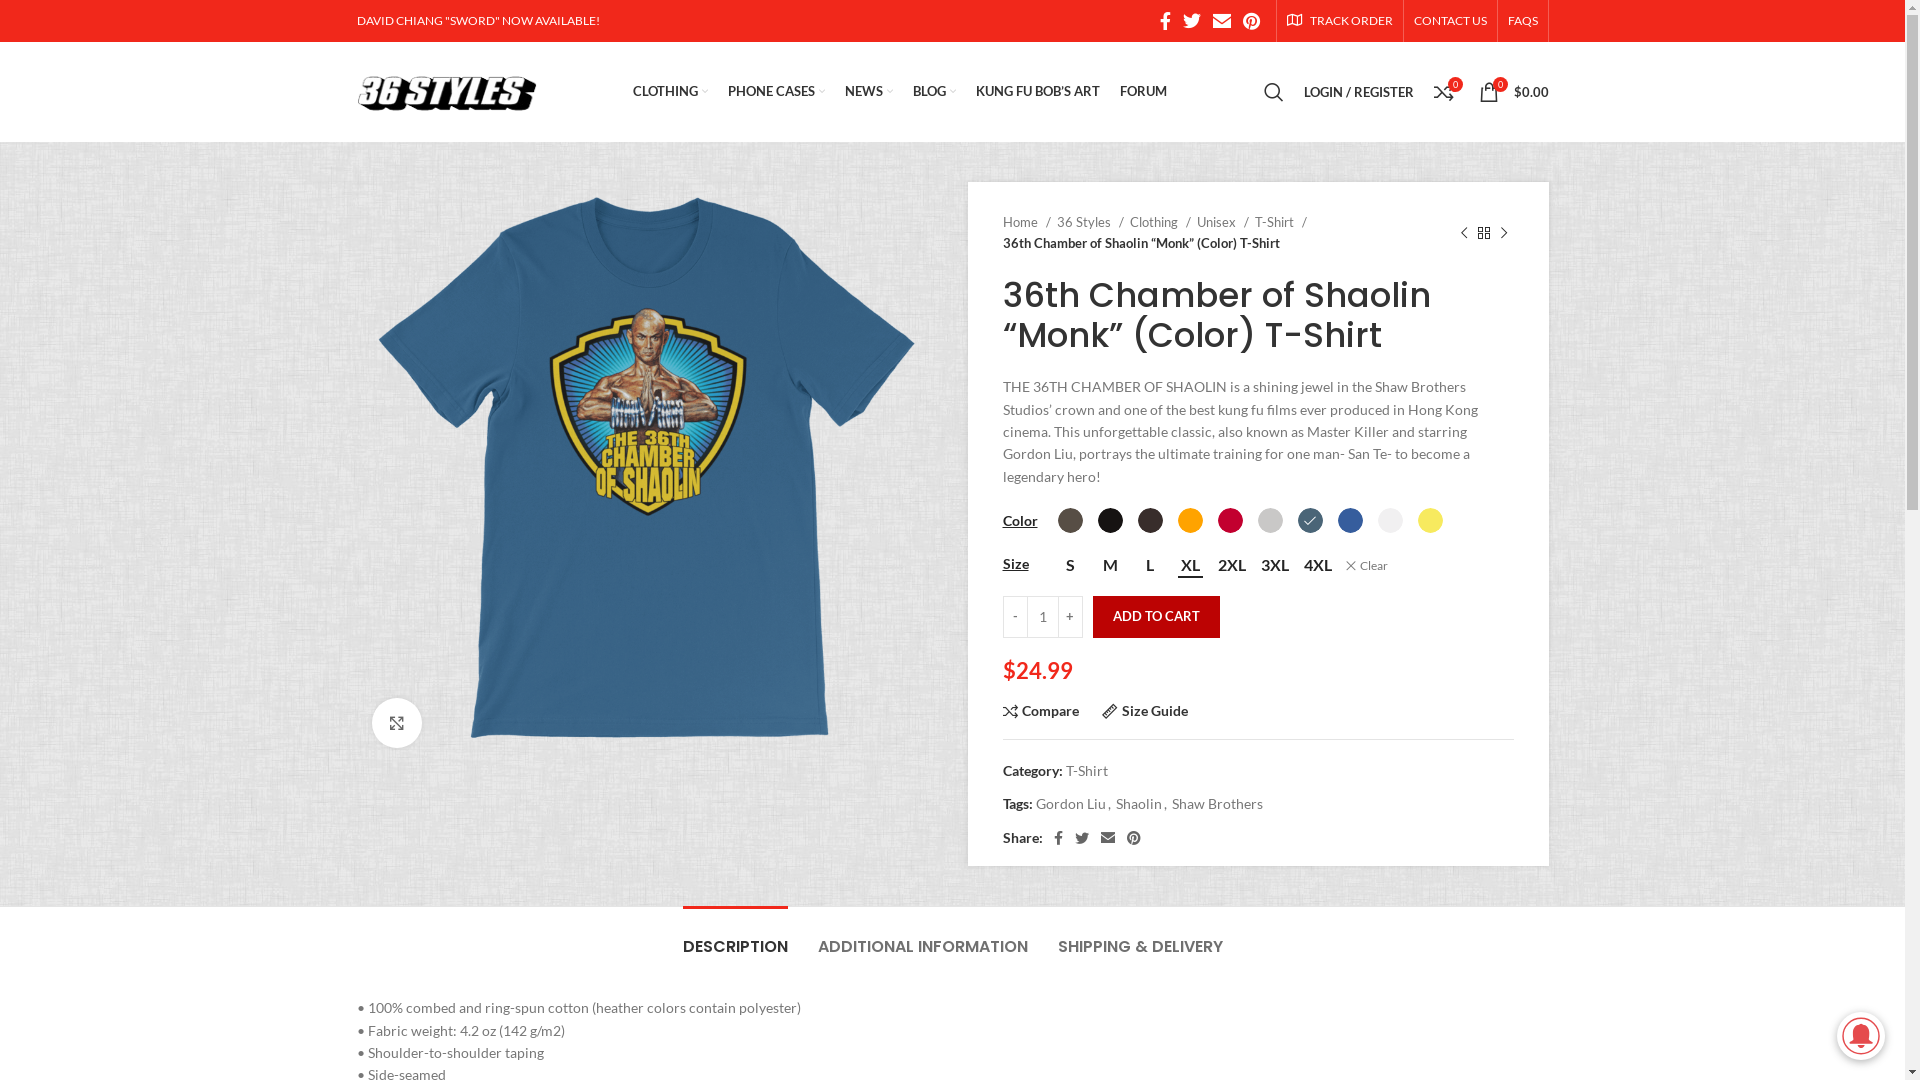 The image size is (1920, 1080). What do you see at coordinates (476, 20) in the screenshot?
I see `'DAVID CHIANG "SWORD" NOW AVAILABLE!'` at bounding box center [476, 20].